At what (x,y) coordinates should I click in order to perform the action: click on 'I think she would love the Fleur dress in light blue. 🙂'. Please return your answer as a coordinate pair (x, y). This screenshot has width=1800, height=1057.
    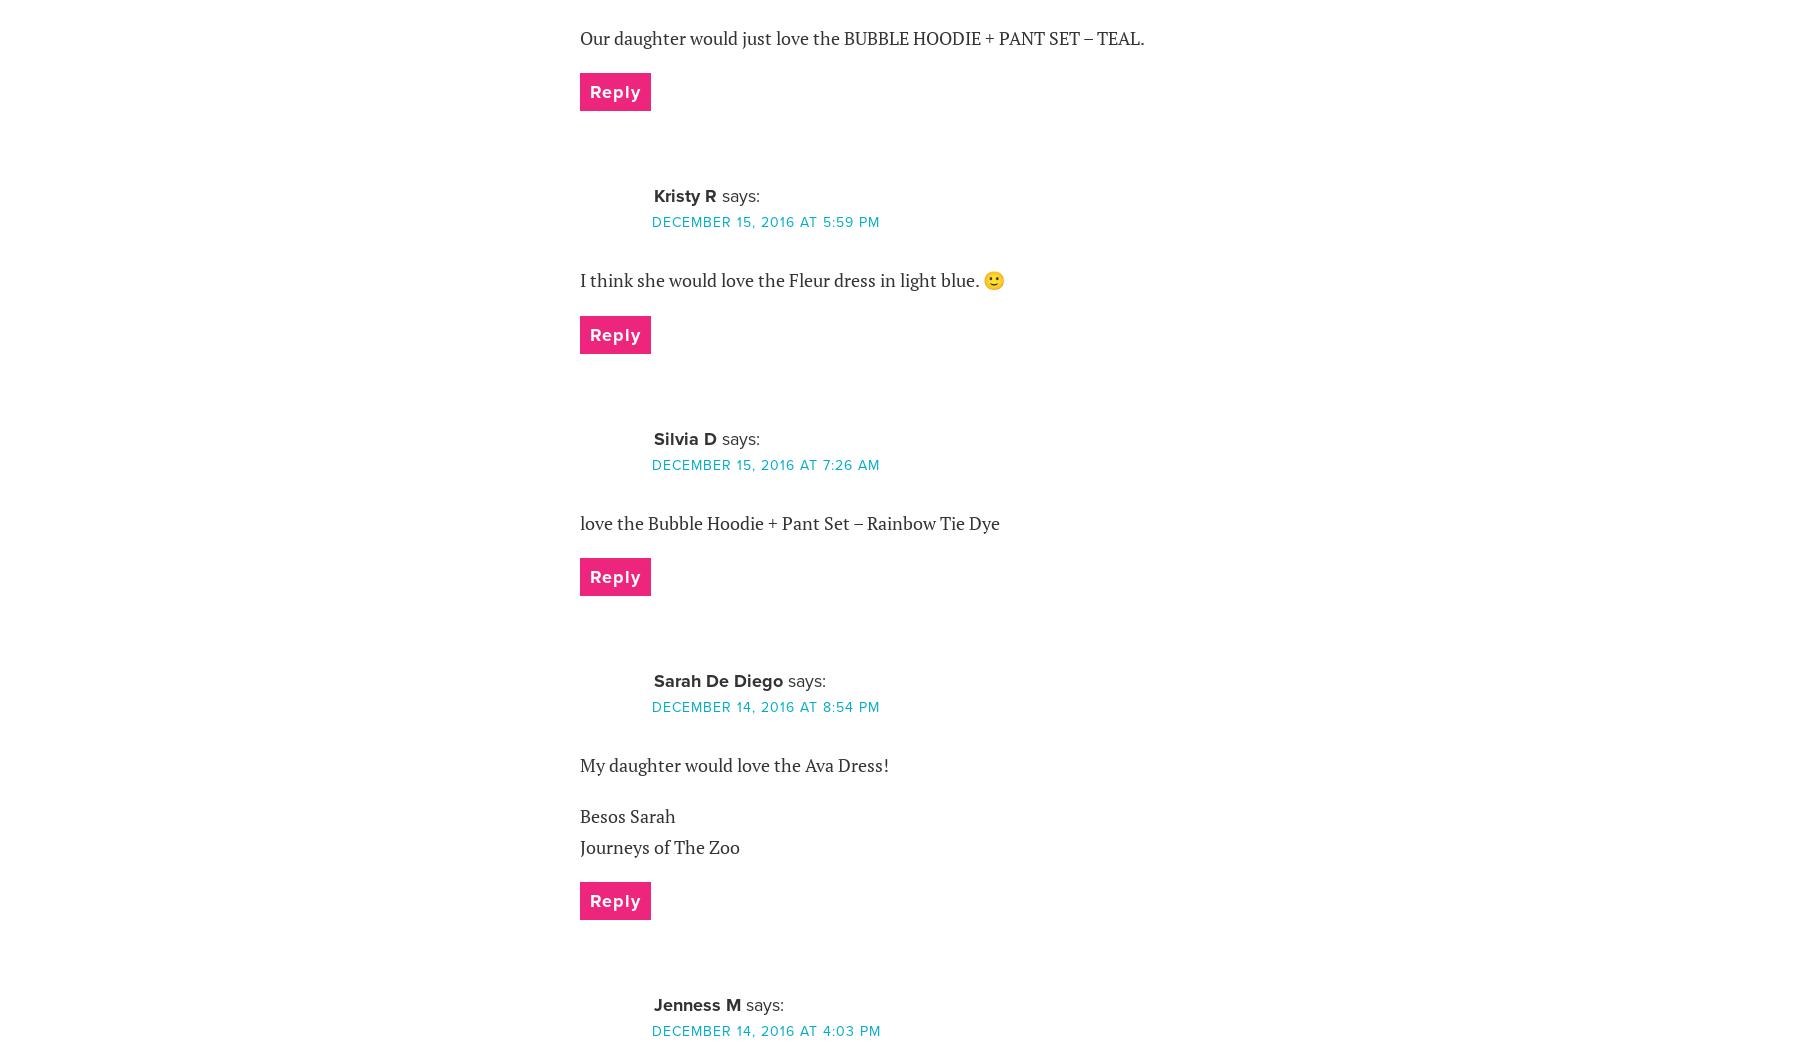
    Looking at the image, I should click on (791, 278).